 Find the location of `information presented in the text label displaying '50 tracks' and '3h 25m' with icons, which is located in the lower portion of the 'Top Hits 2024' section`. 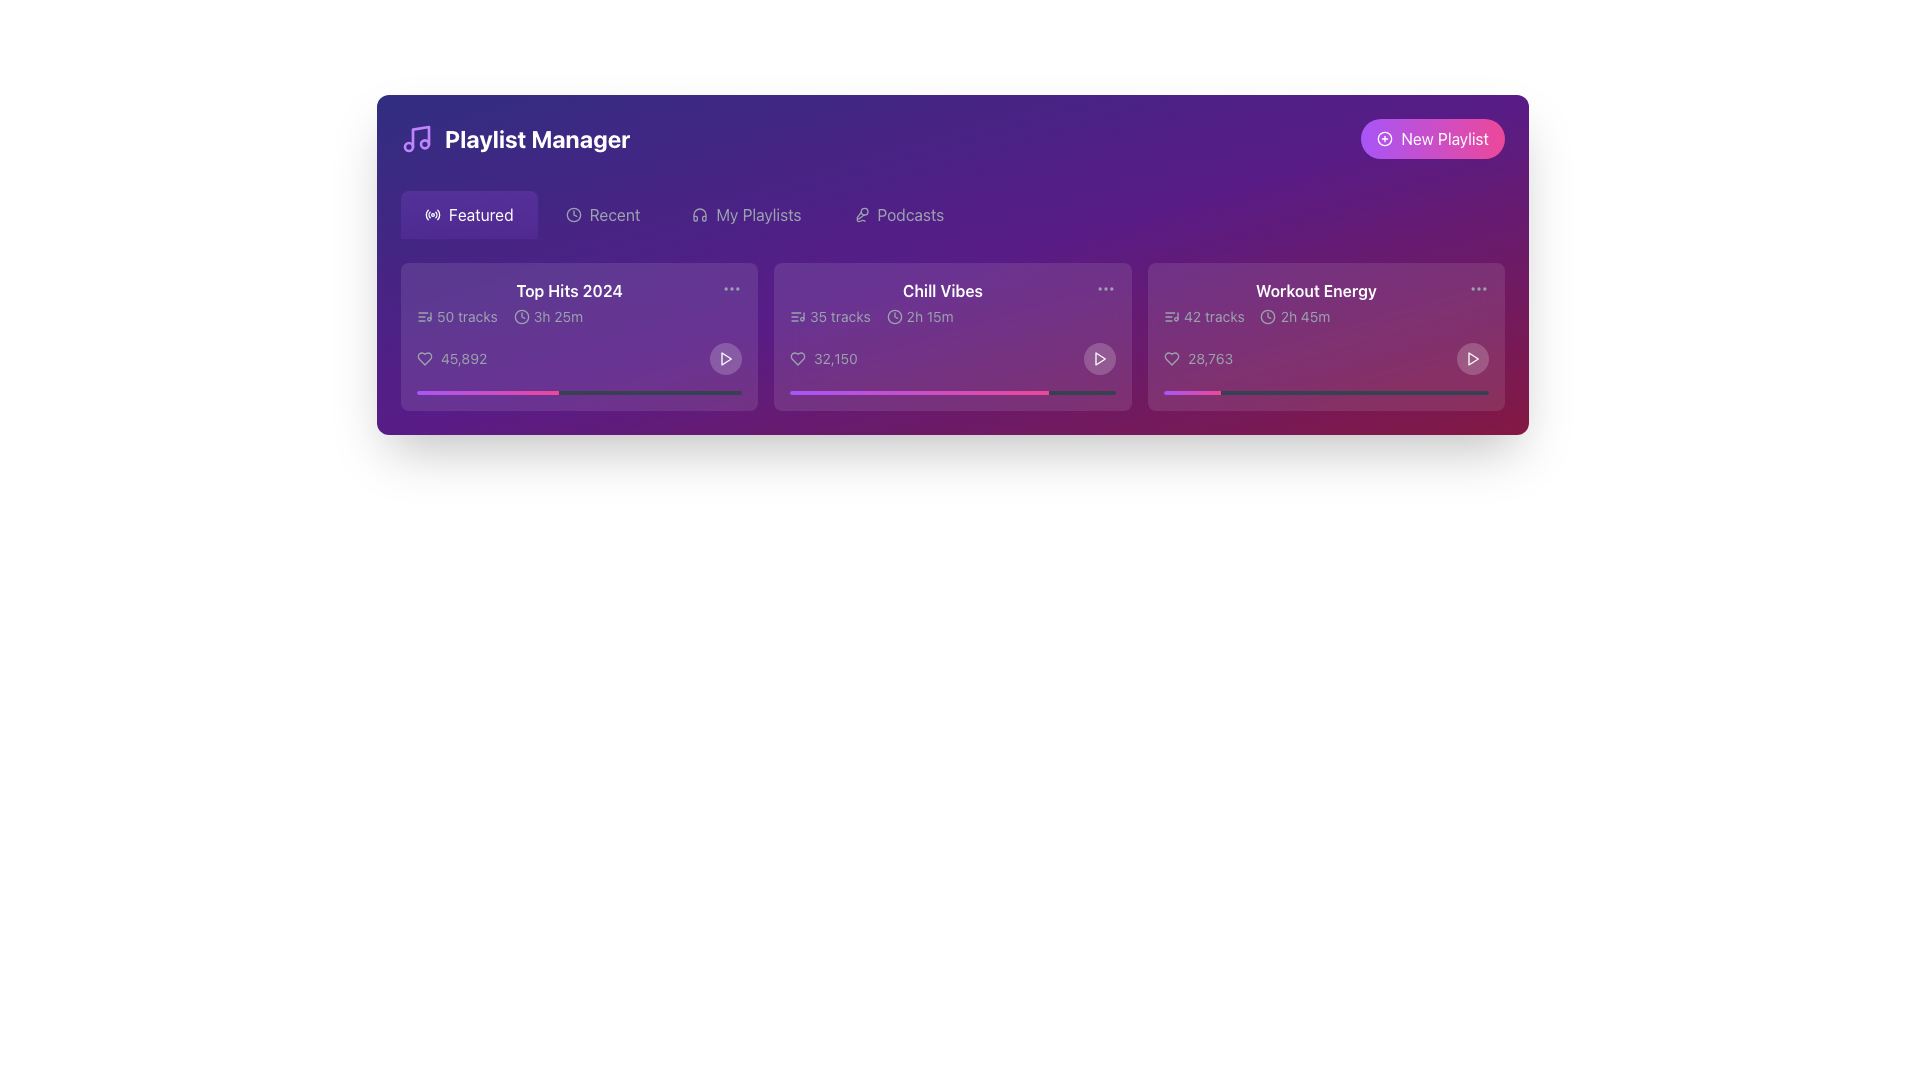

information presented in the text label displaying '50 tracks' and '3h 25m' with icons, which is located in the lower portion of the 'Top Hits 2024' section is located at coordinates (568, 315).